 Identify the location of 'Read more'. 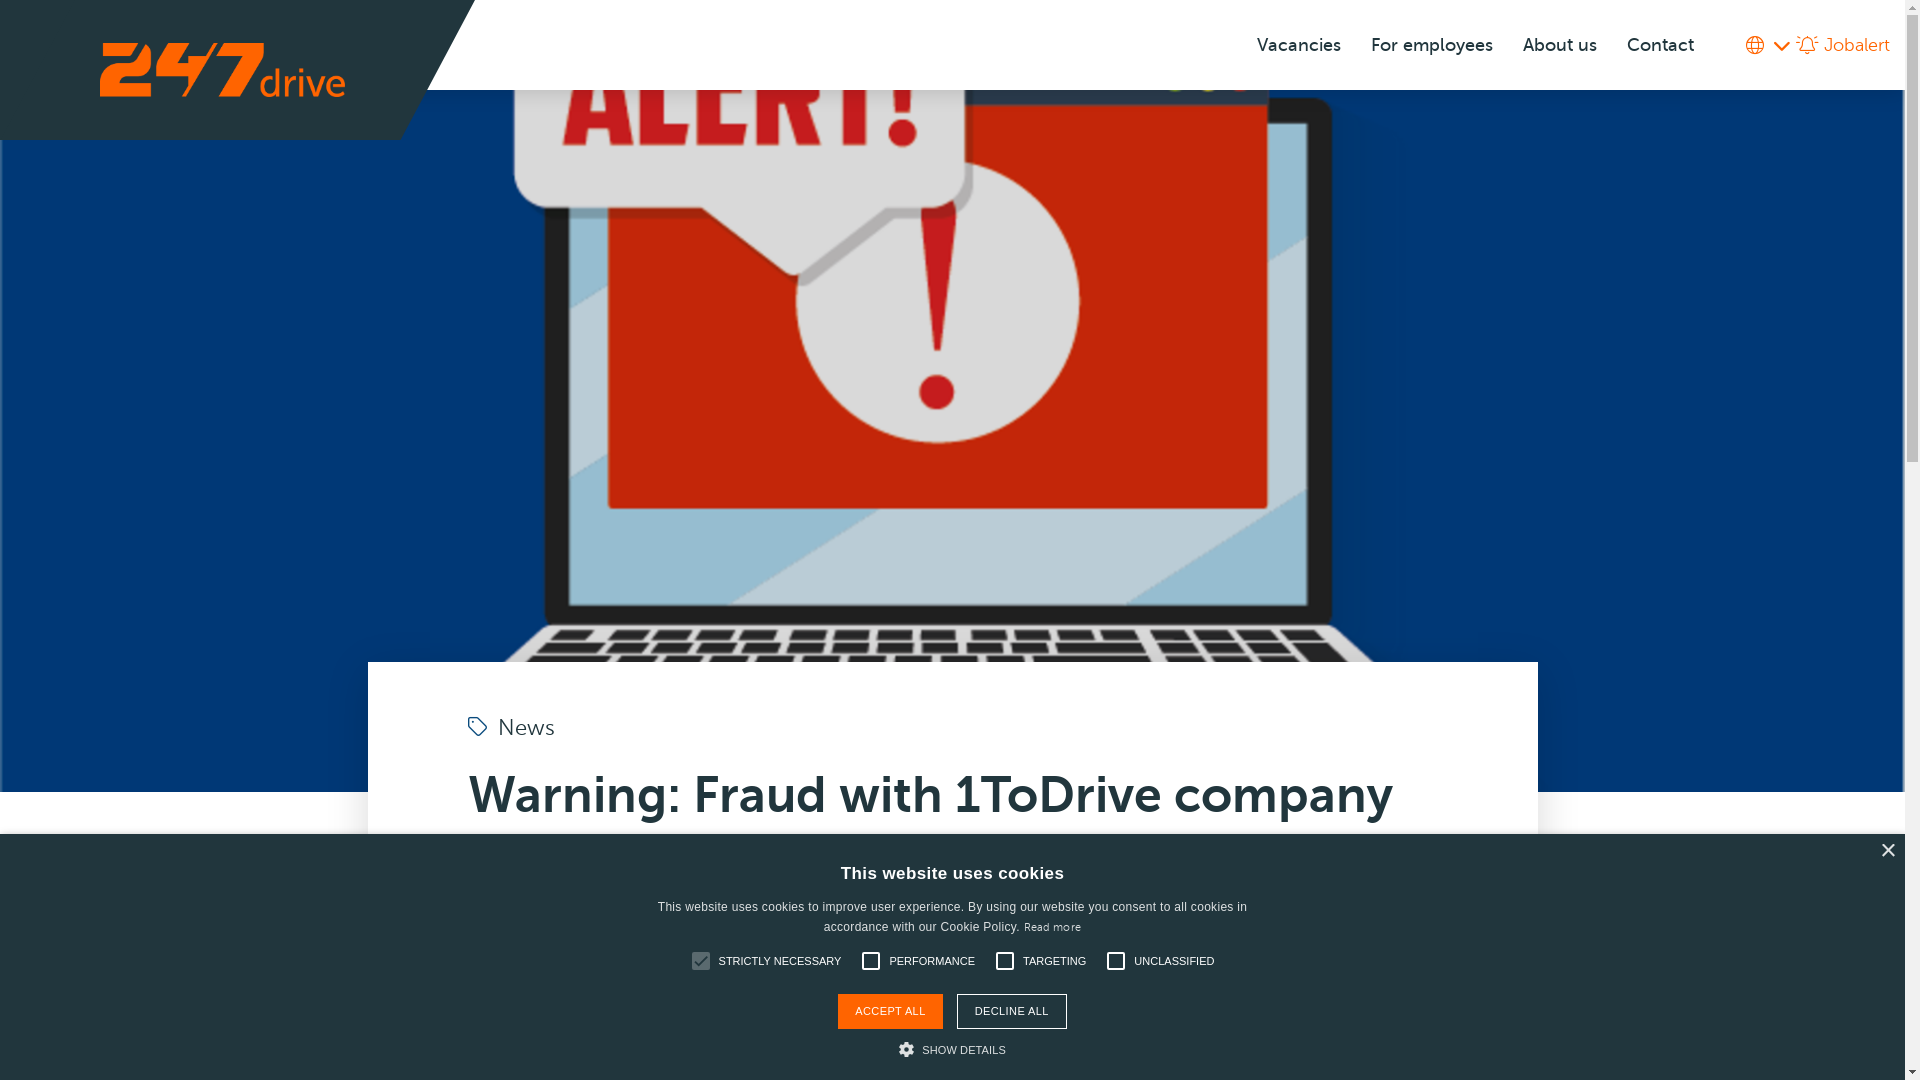
(1051, 927).